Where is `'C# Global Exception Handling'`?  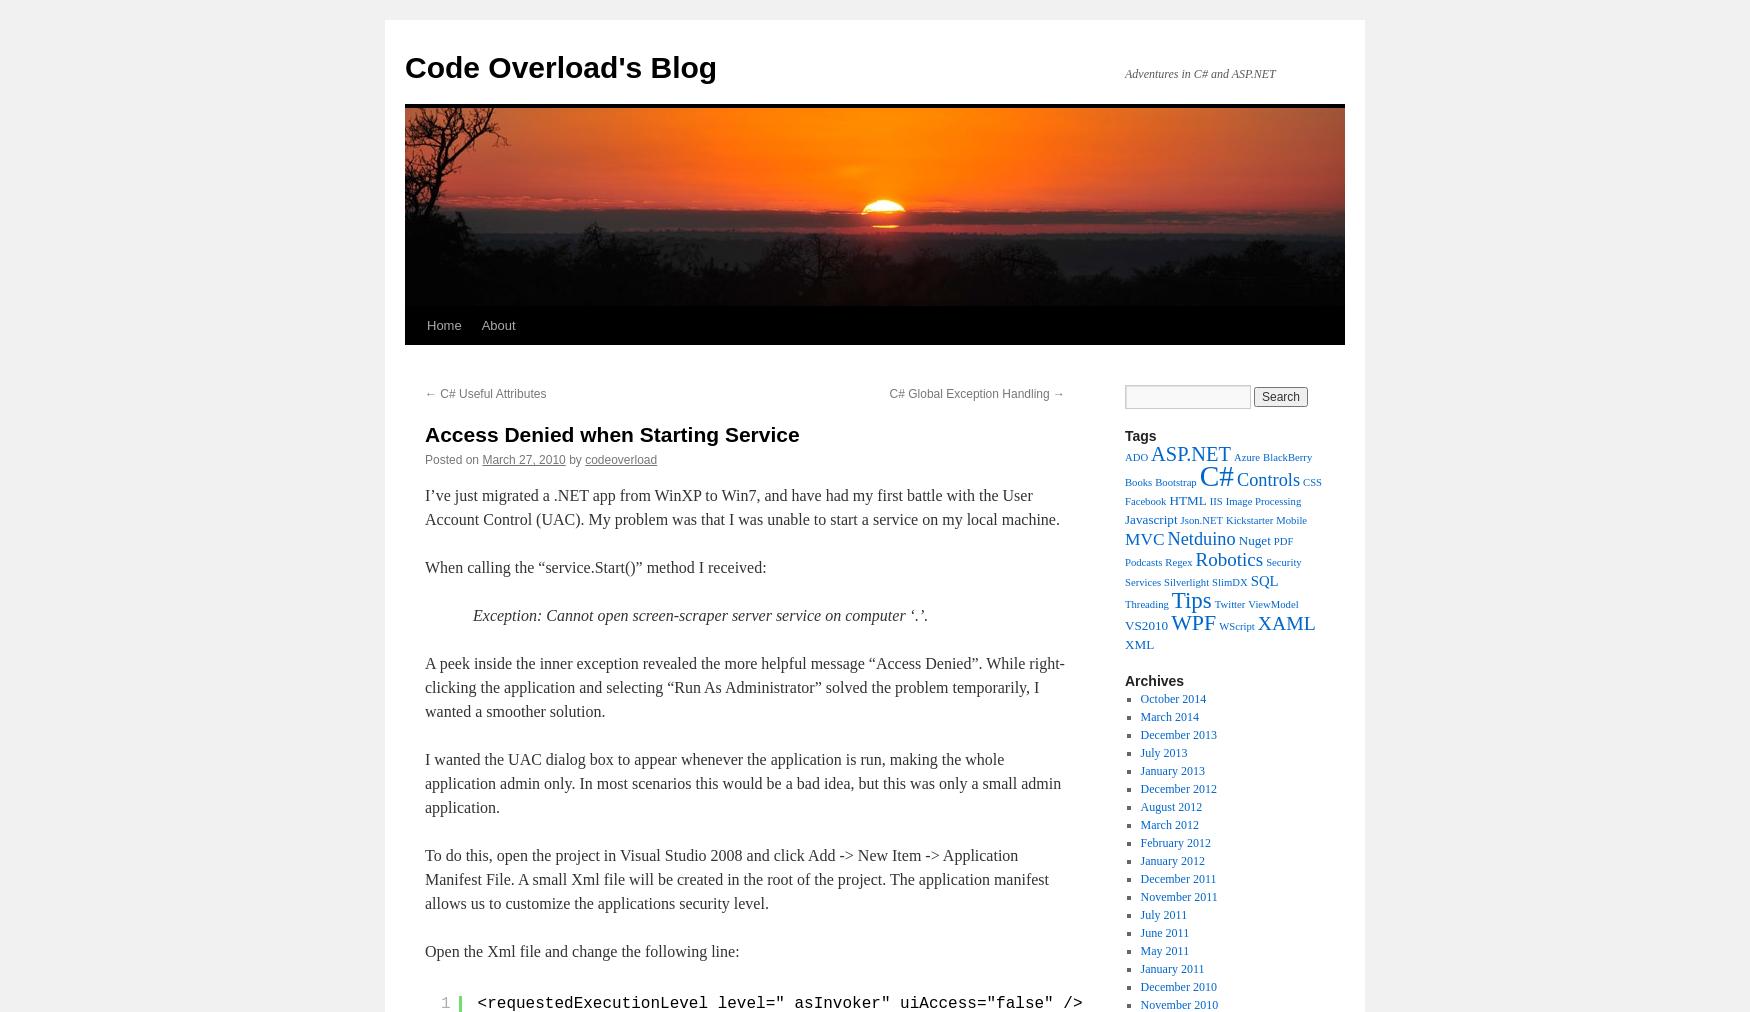
'C# Global Exception Handling' is located at coordinates (971, 393).